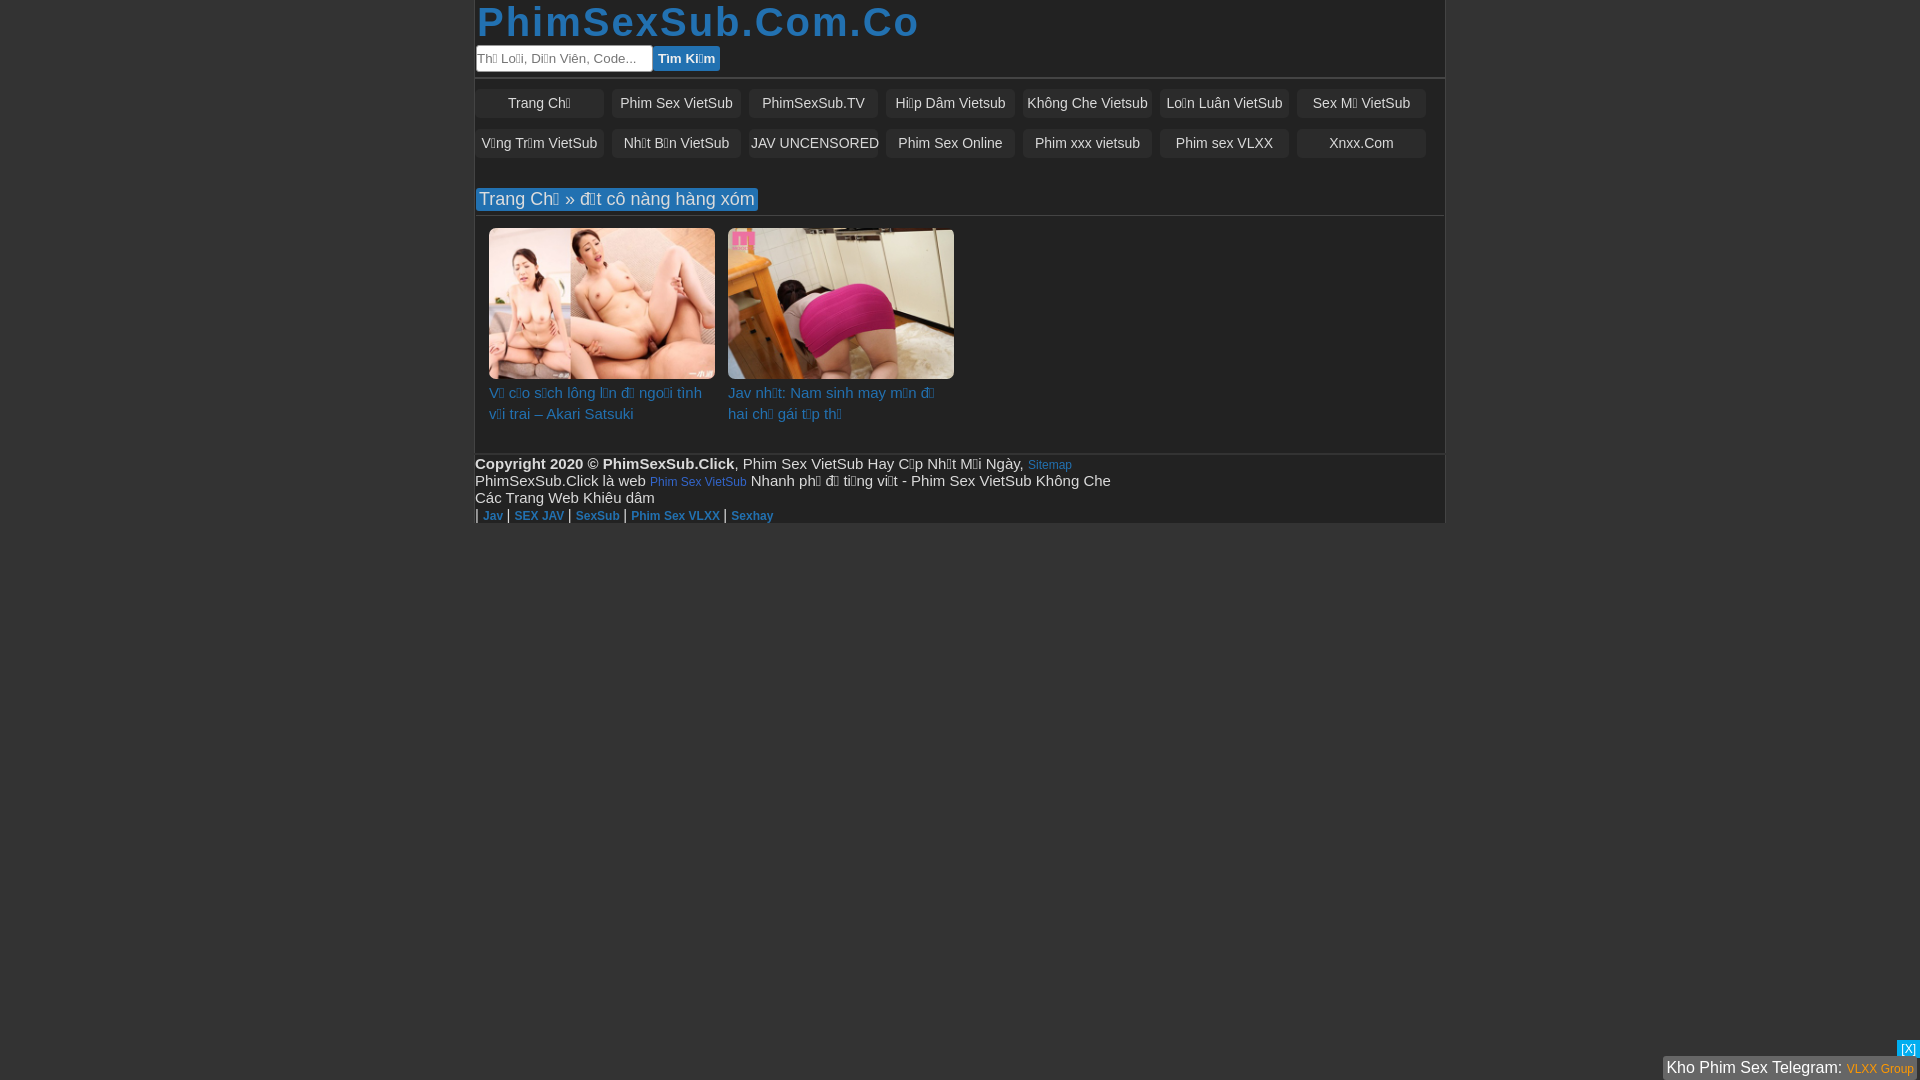 The height and width of the screenshot is (1080, 1920). What do you see at coordinates (1049, 465) in the screenshot?
I see `'Sitemap'` at bounding box center [1049, 465].